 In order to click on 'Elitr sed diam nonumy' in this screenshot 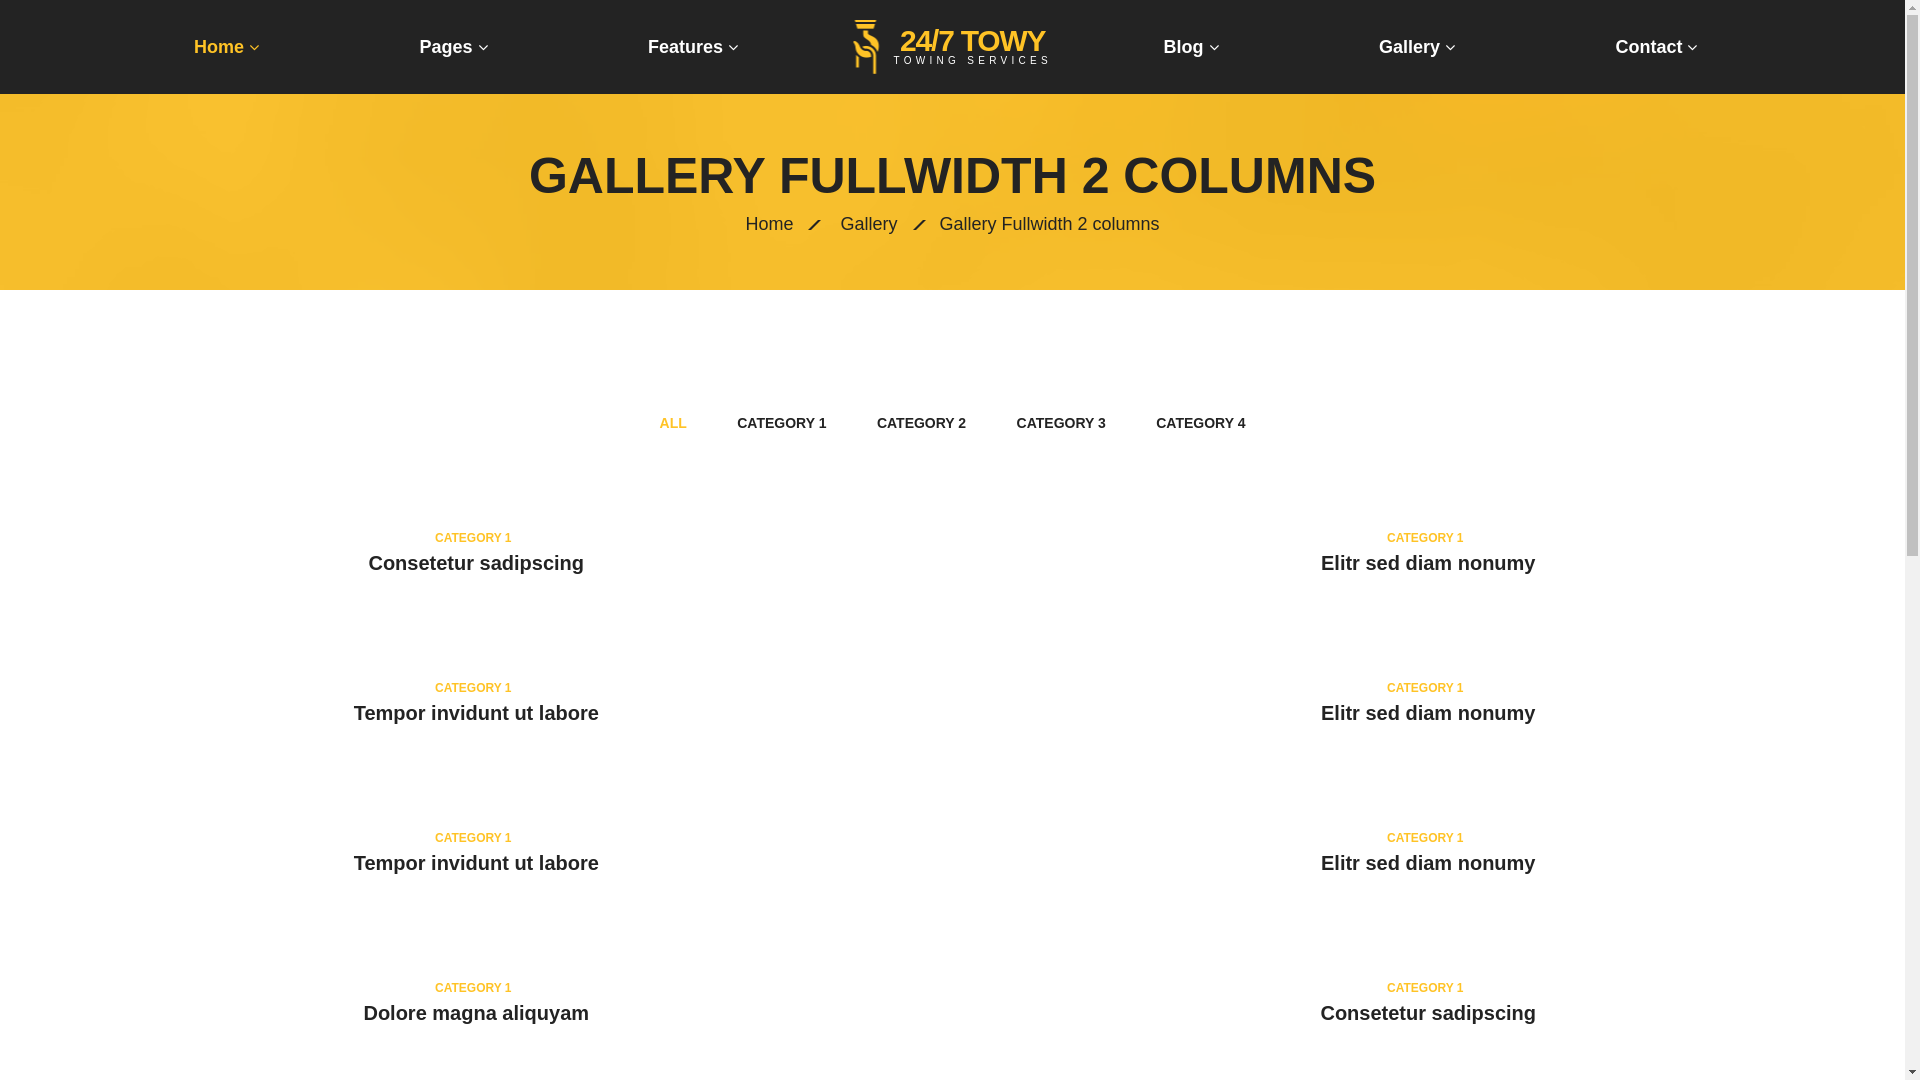, I will do `click(1320, 563)`.